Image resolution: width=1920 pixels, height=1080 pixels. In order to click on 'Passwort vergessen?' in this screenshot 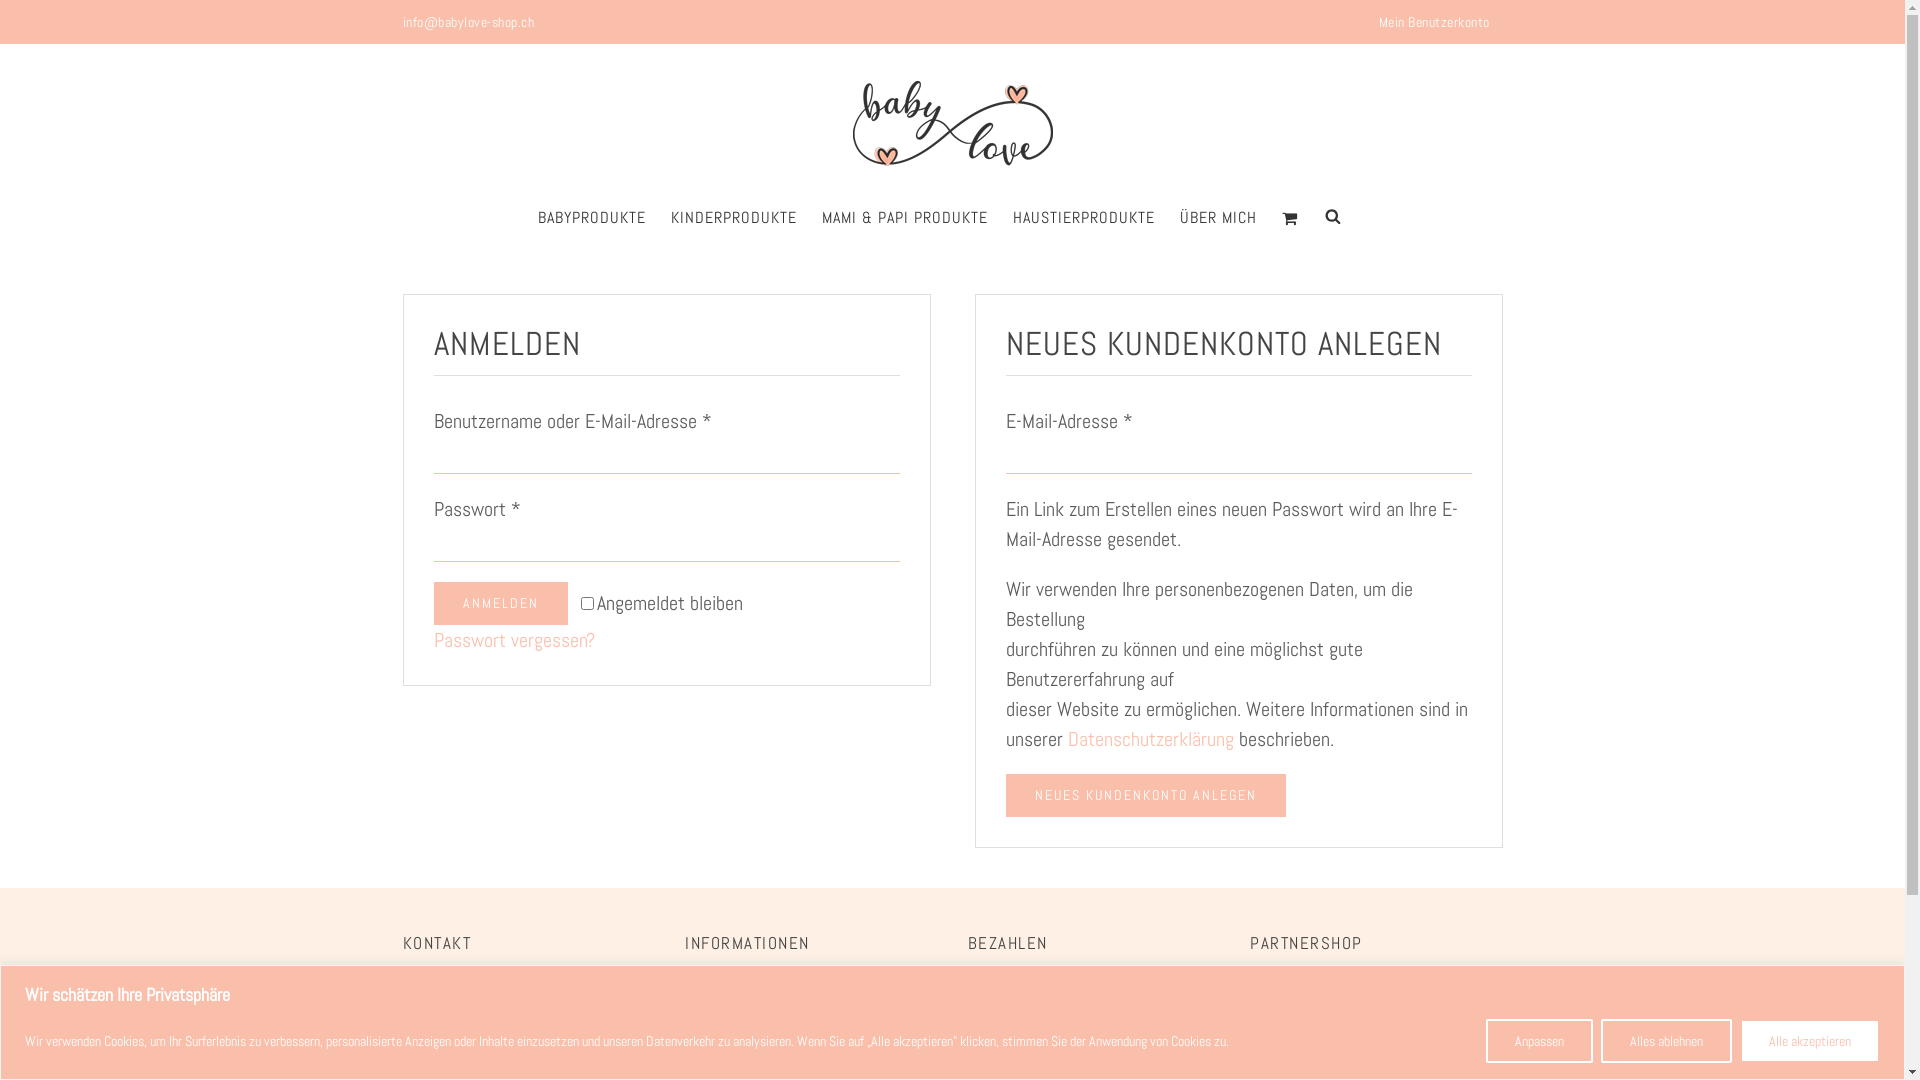, I will do `click(514, 640)`.